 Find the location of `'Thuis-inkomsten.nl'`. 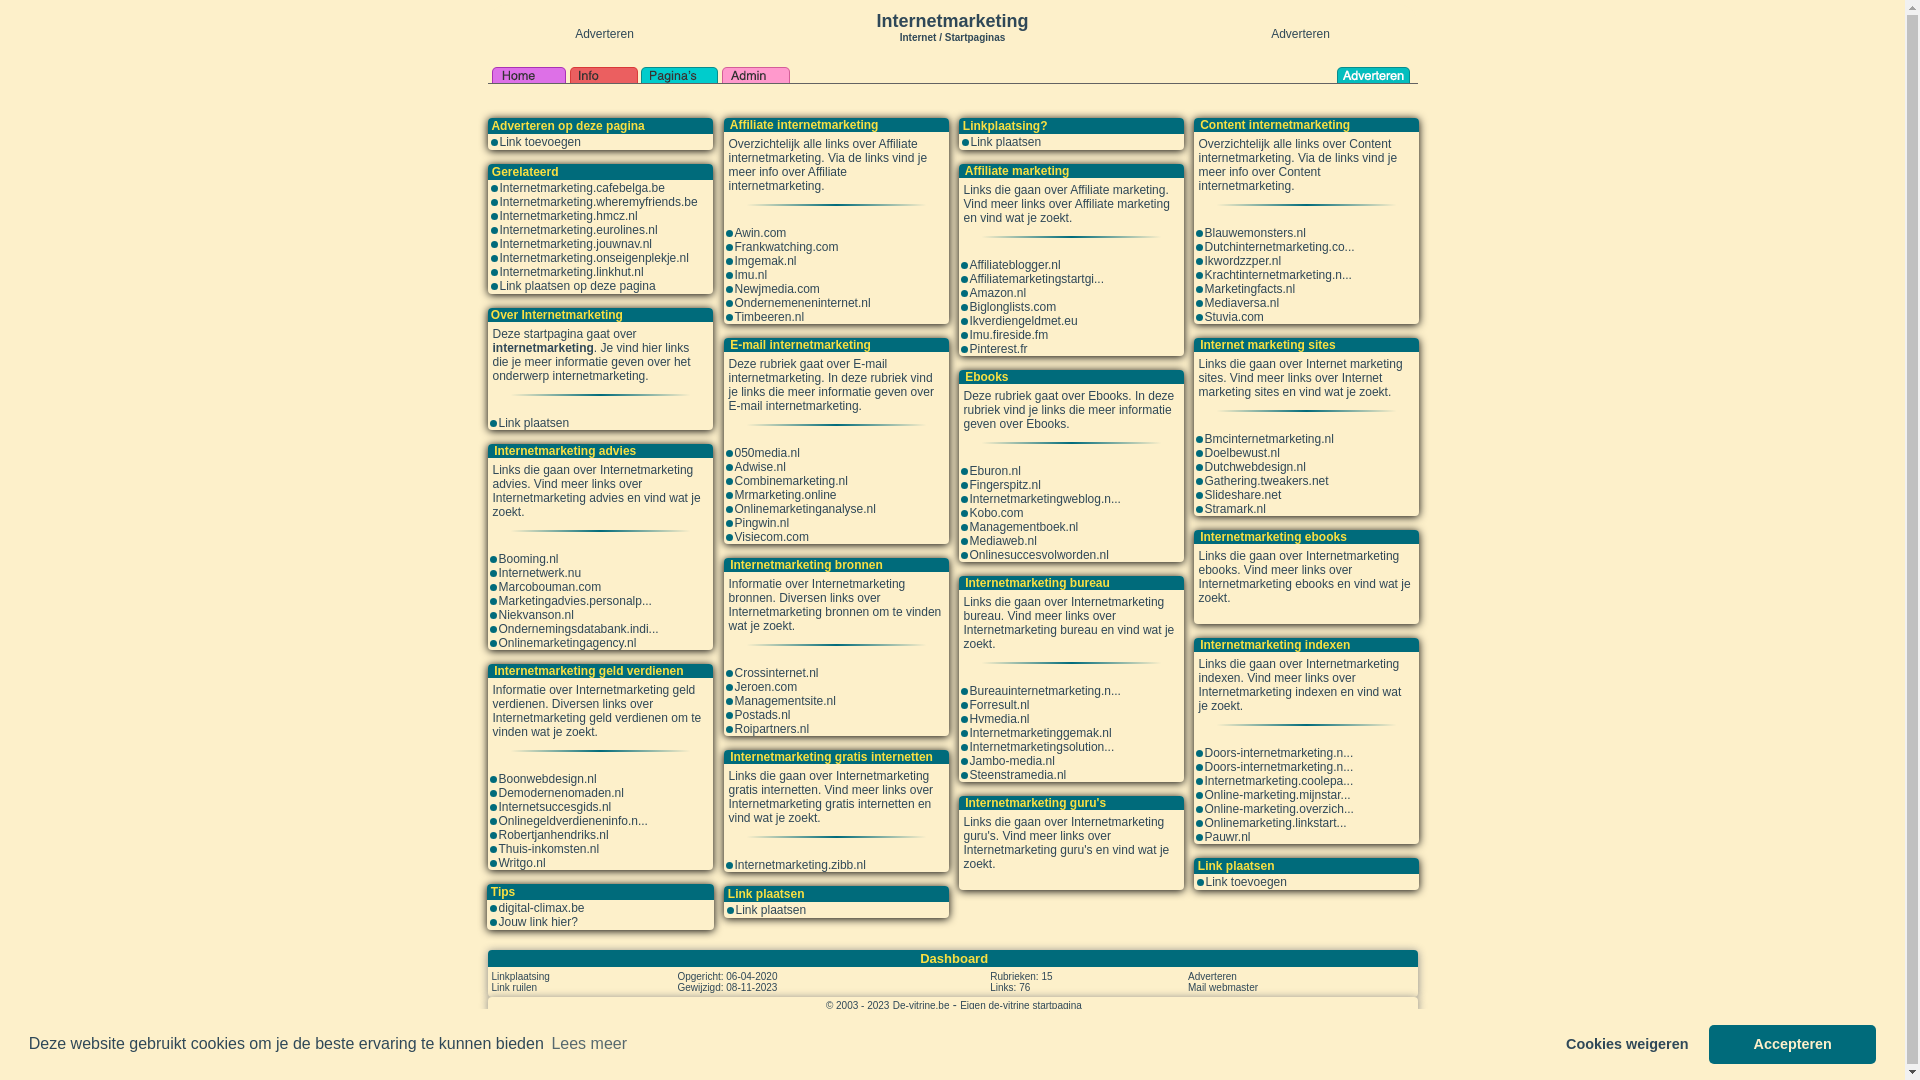

'Thuis-inkomsten.nl' is located at coordinates (548, 848).